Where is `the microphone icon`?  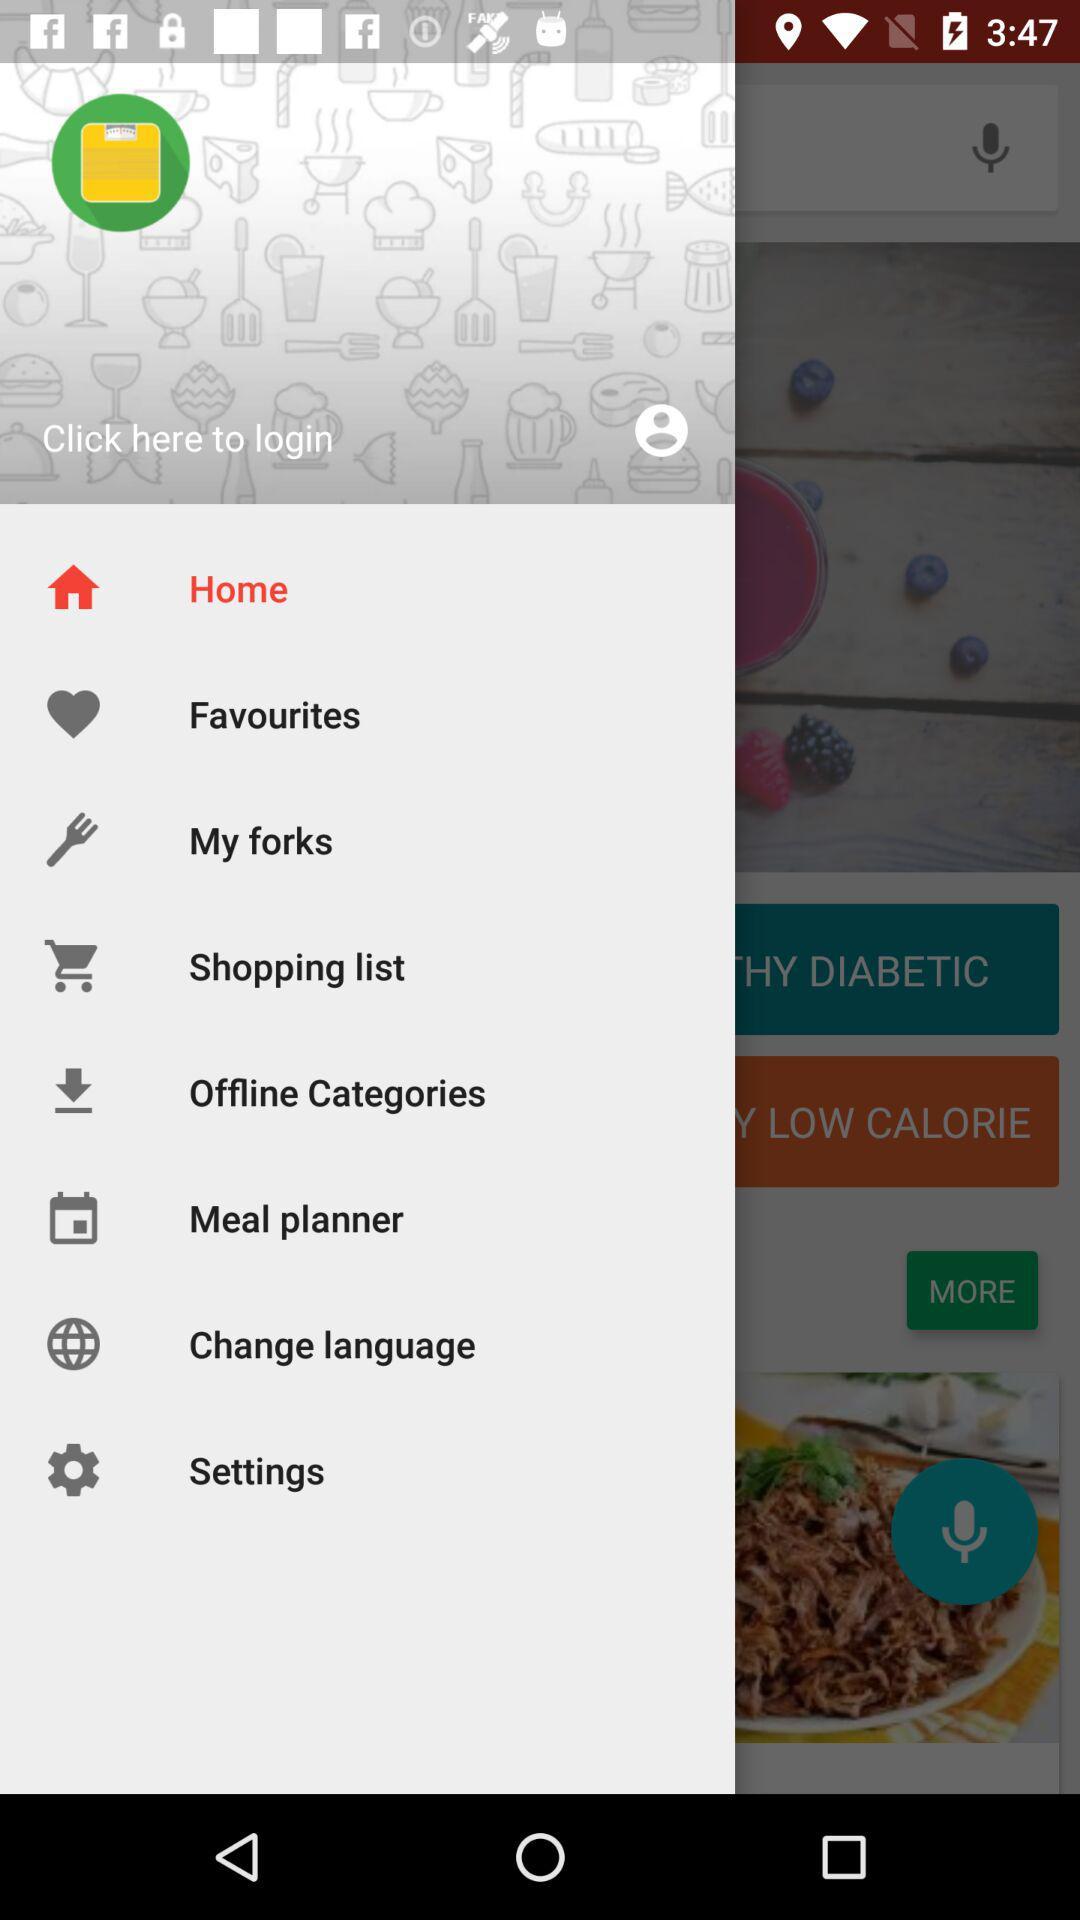
the microphone icon is located at coordinates (963, 1530).